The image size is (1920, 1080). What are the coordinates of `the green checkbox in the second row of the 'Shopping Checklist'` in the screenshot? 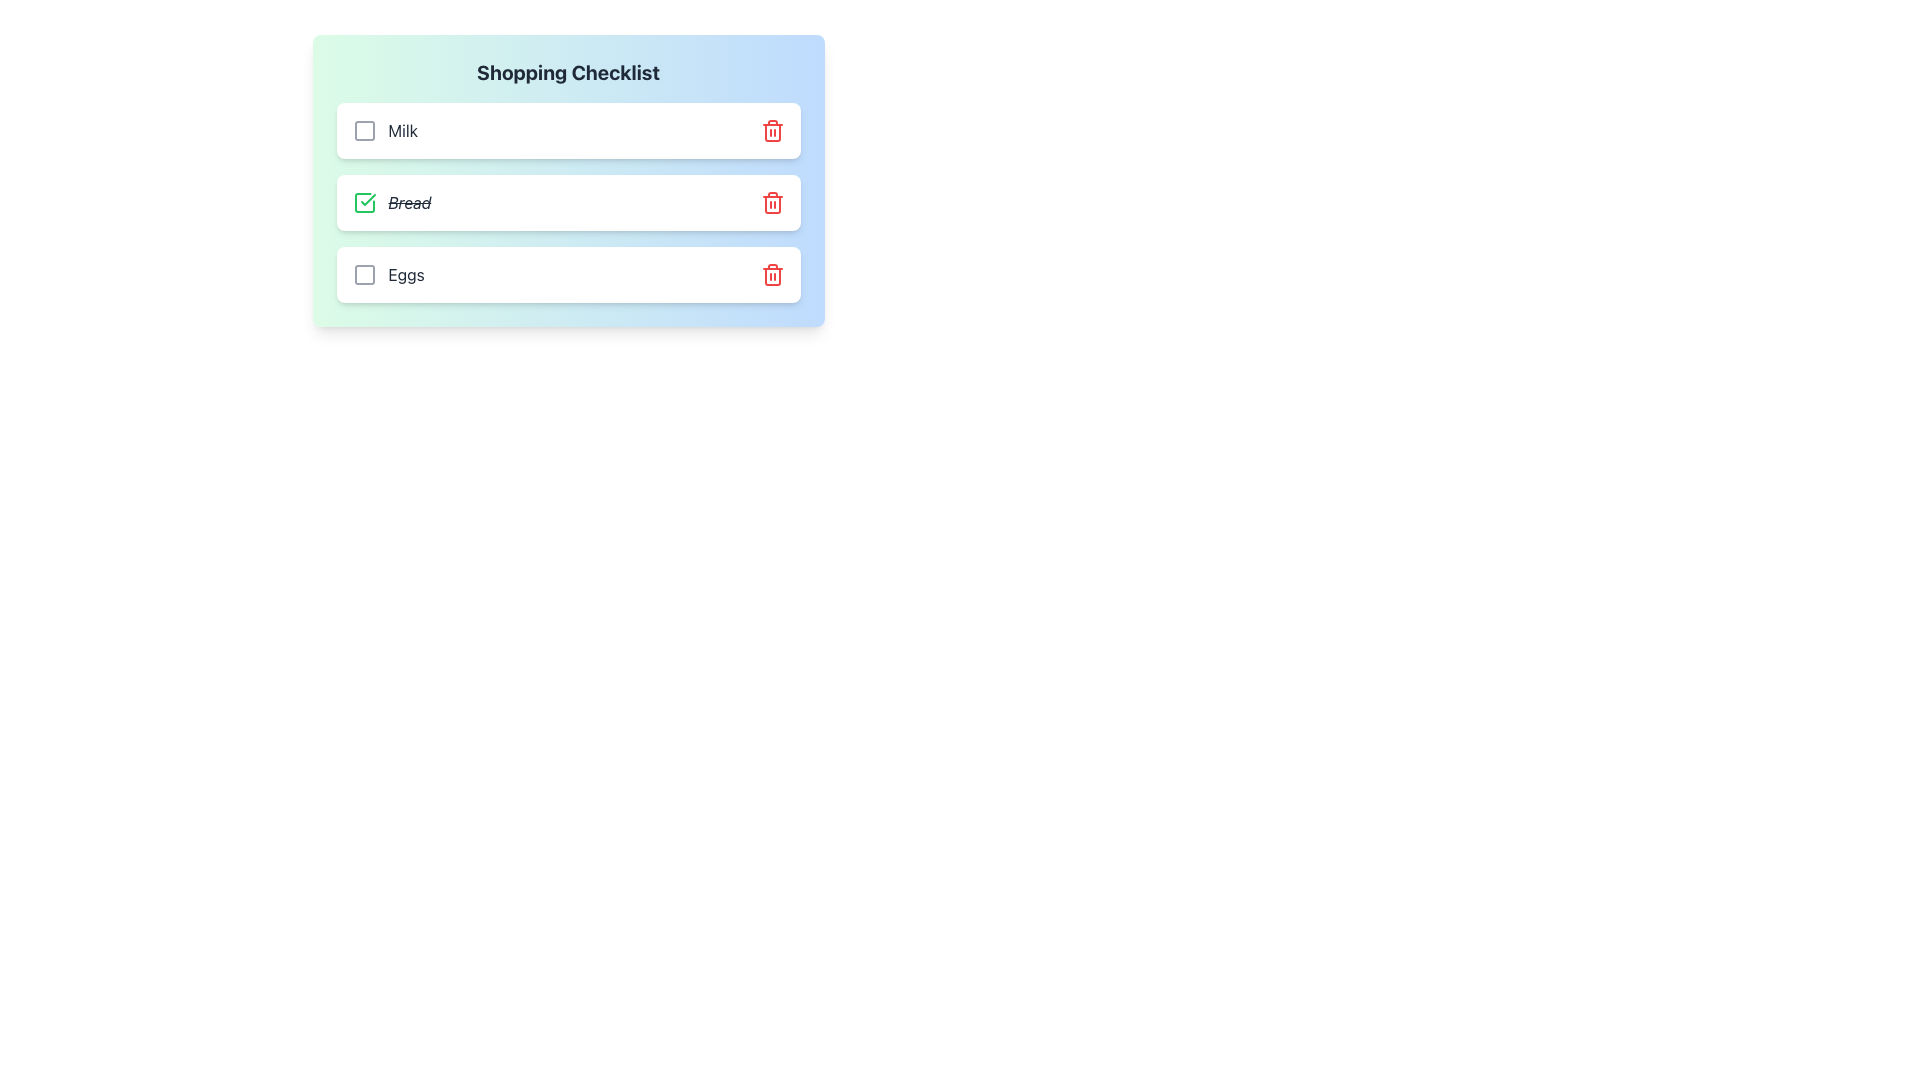 It's located at (567, 203).